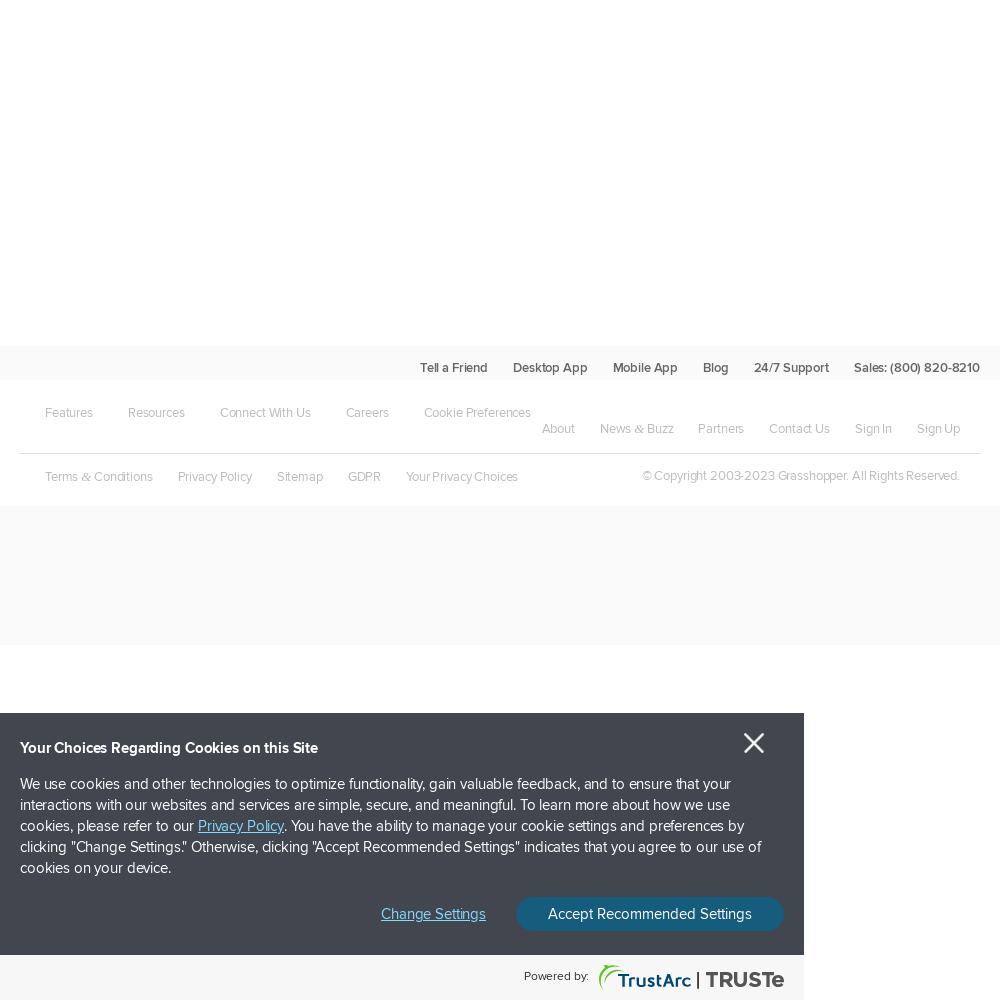 The width and height of the screenshot is (1000, 1000). Describe the element at coordinates (615, 429) in the screenshot. I see `'News'` at that location.